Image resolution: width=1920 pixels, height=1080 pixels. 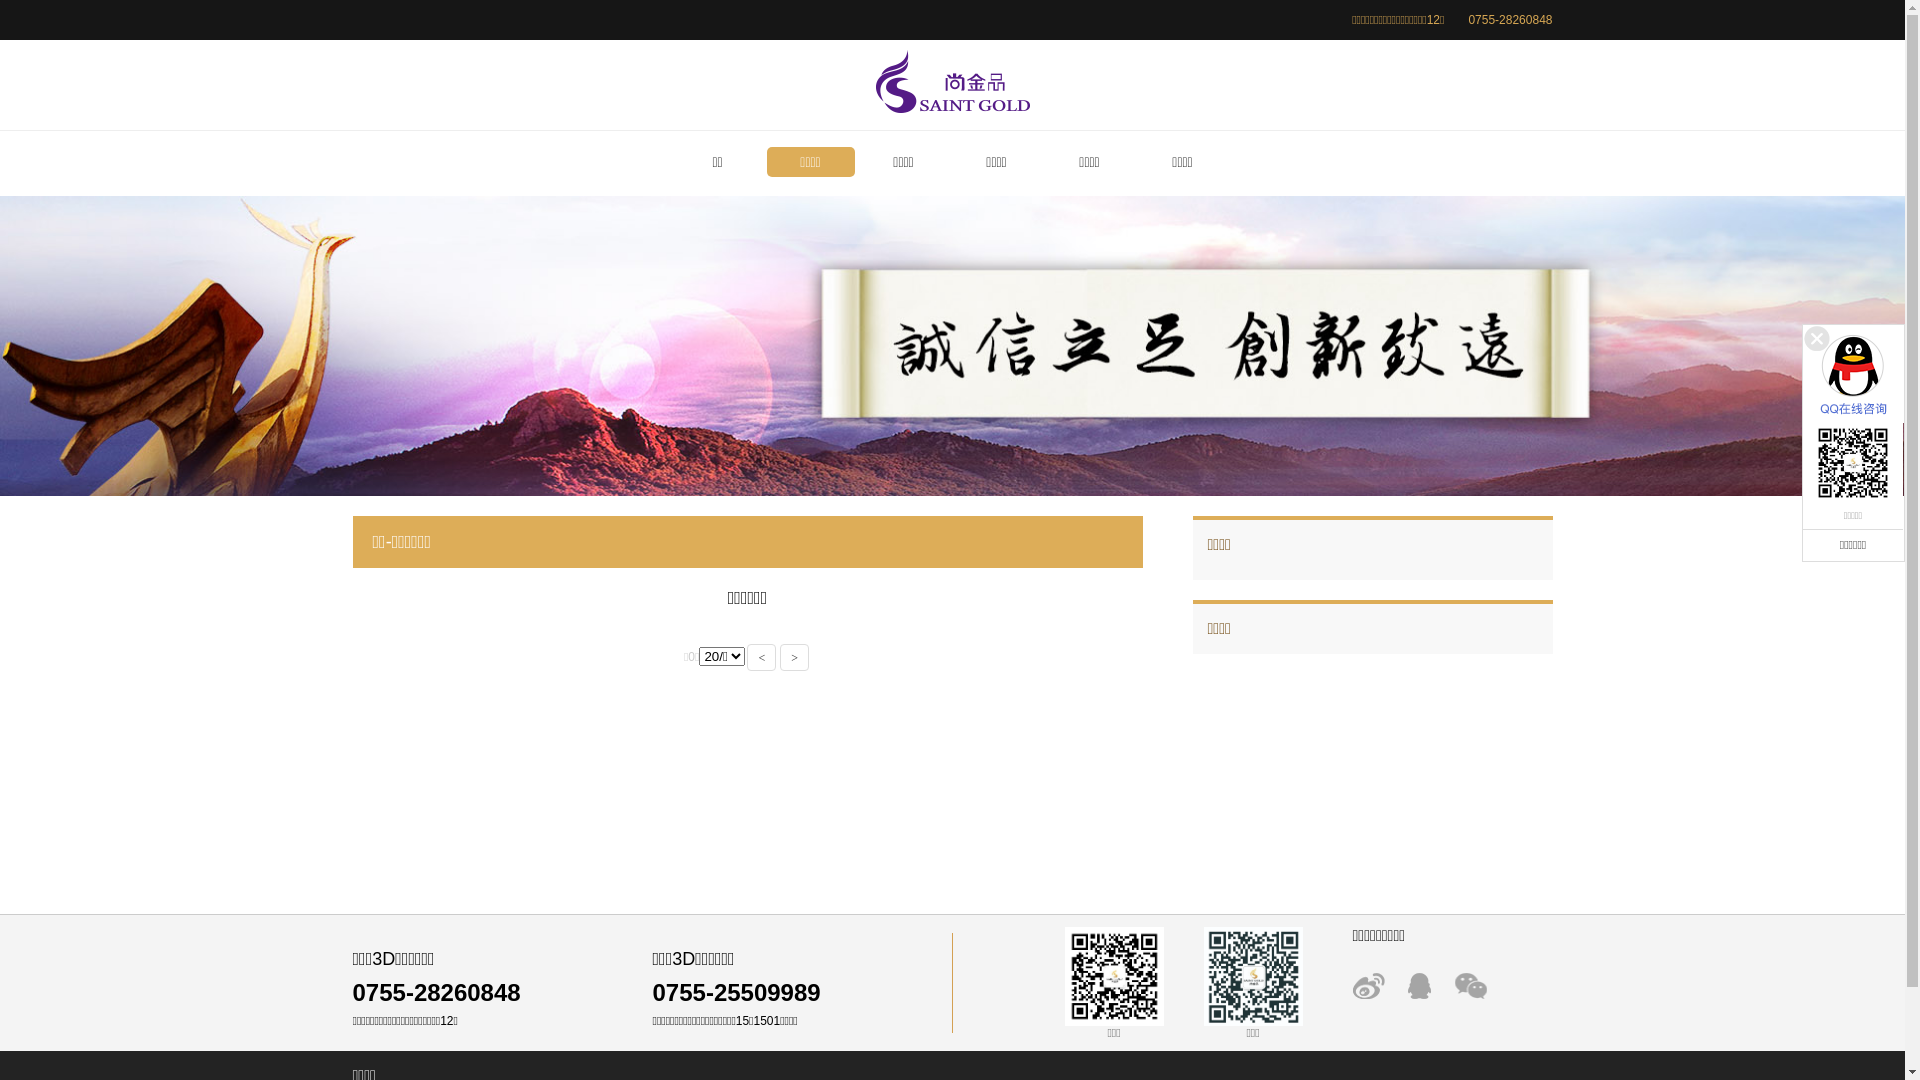 I want to click on '>', so click(x=793, y=657).